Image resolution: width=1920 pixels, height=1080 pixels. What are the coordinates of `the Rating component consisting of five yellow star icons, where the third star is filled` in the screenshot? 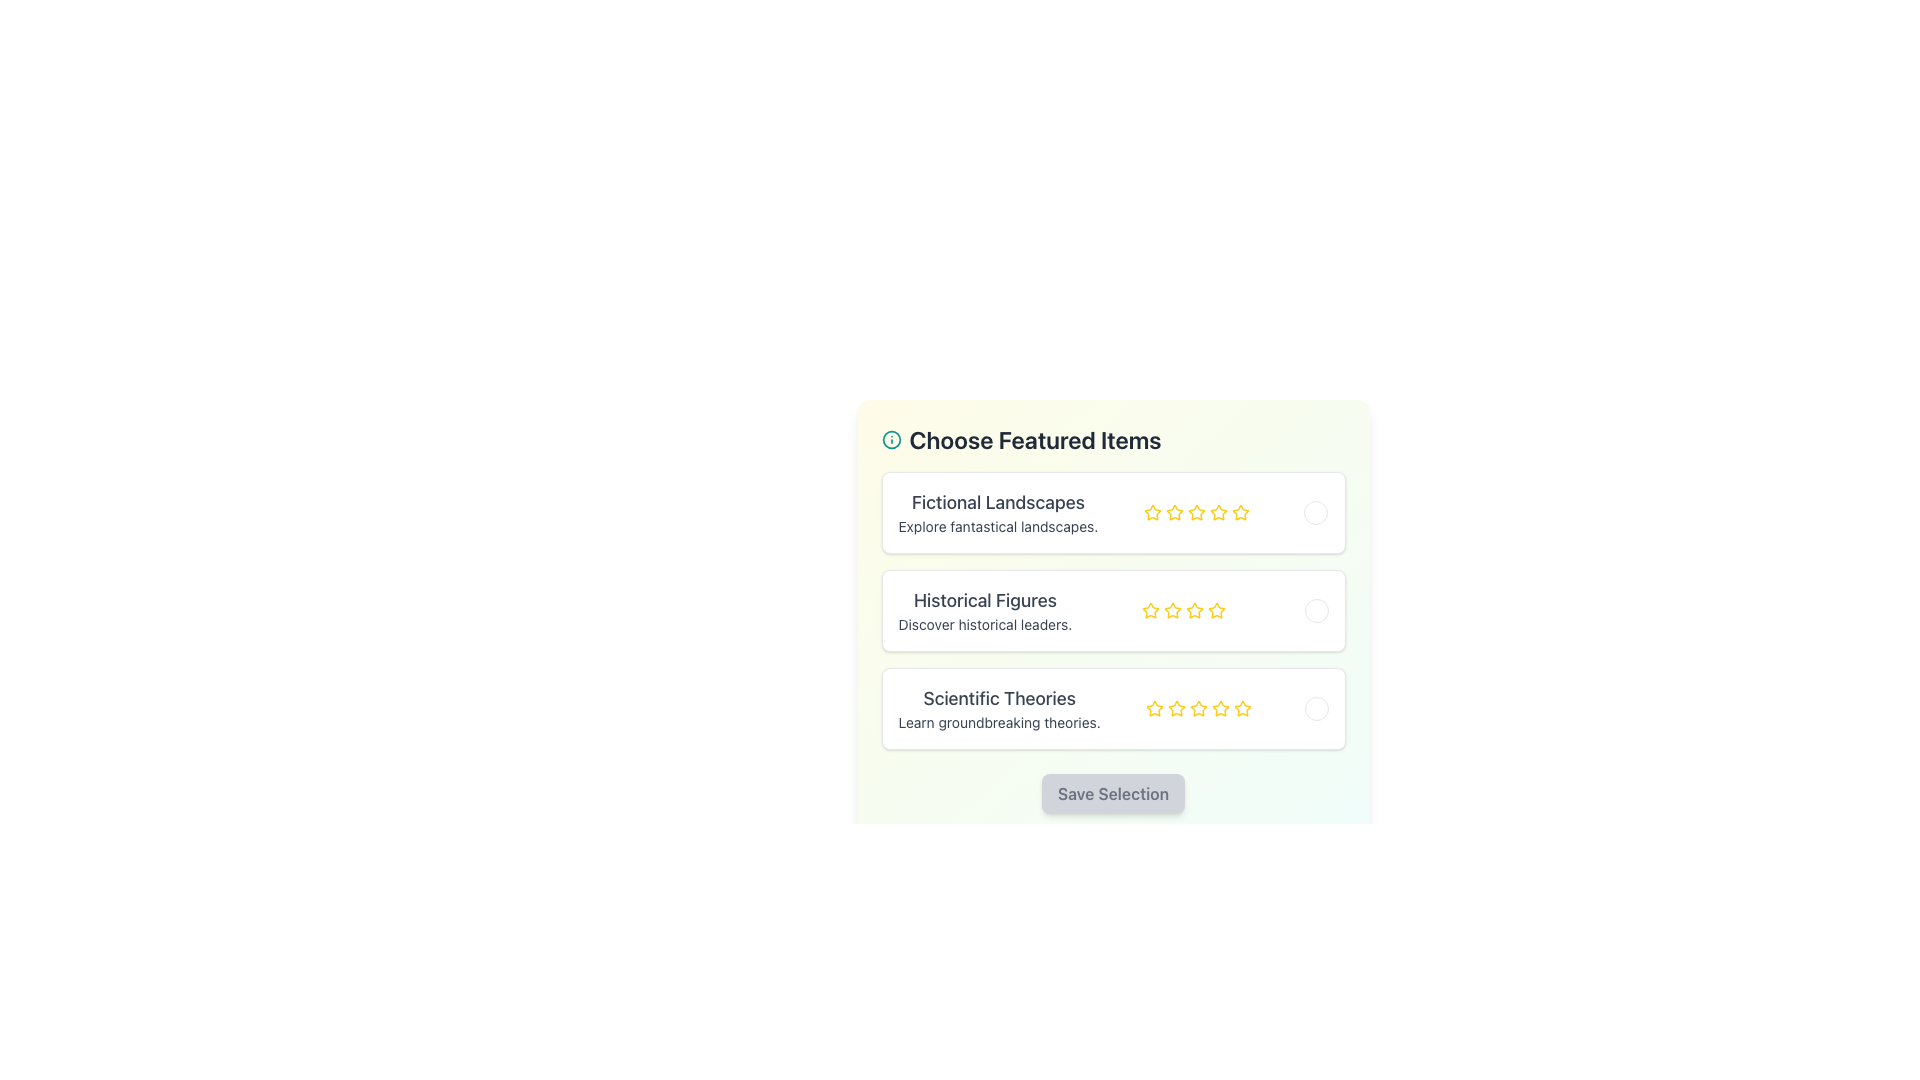 It's located at (1198, 708).